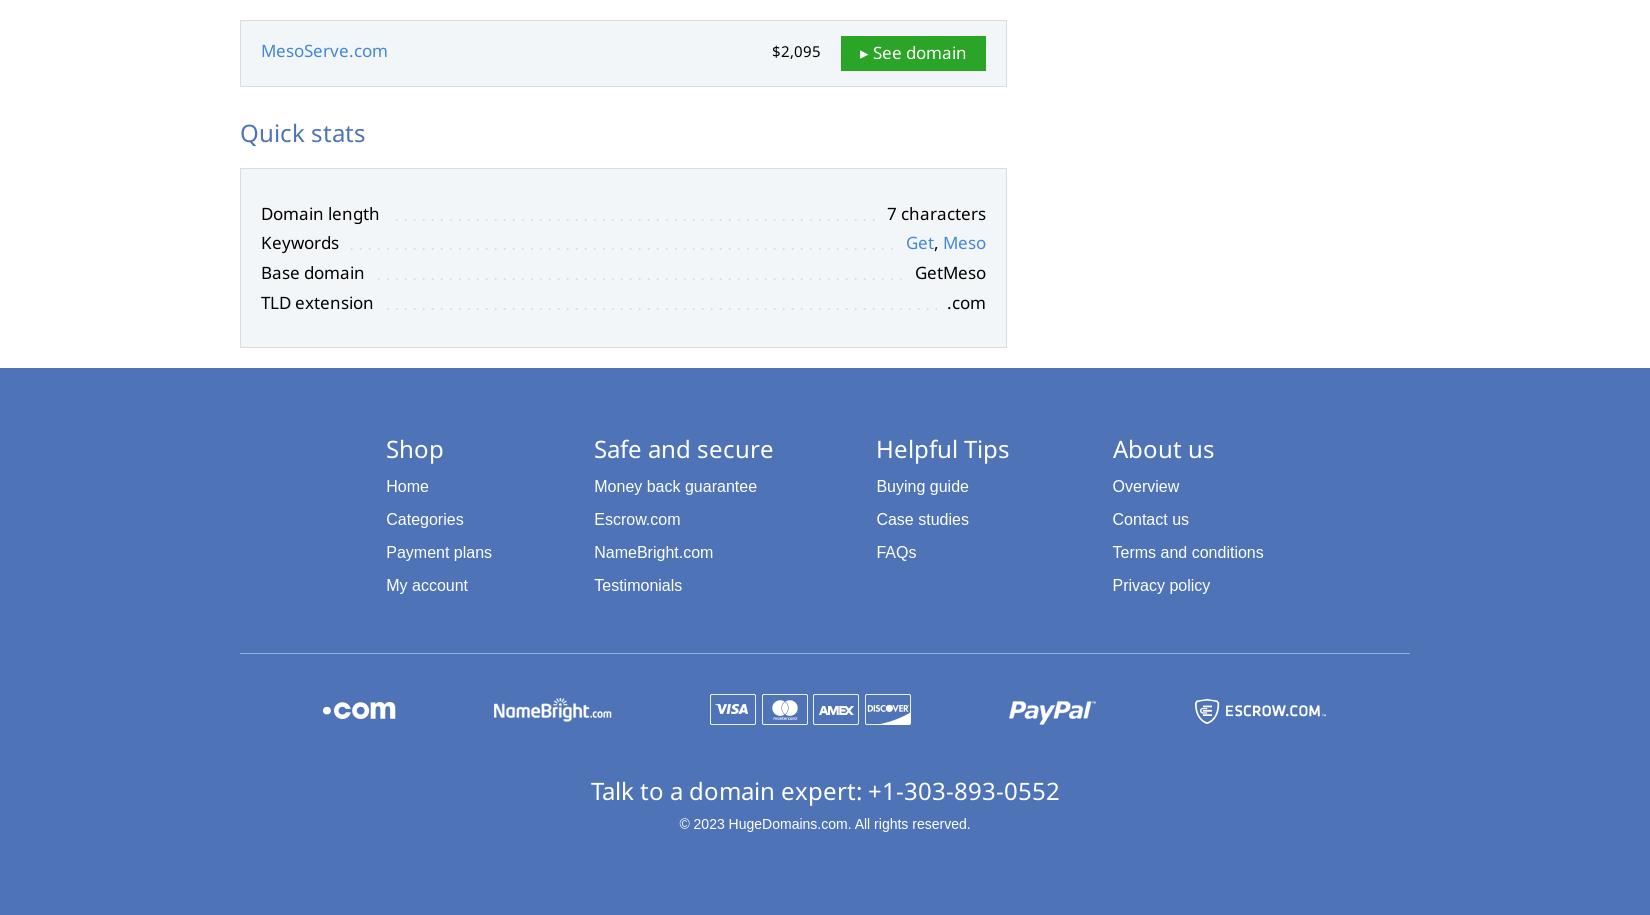 This screenshot has width=1650, height=915. What do you see at coordinates (875, 519) in the screenshot?
I see `'Case studies'` at bounding box center [875, 519].